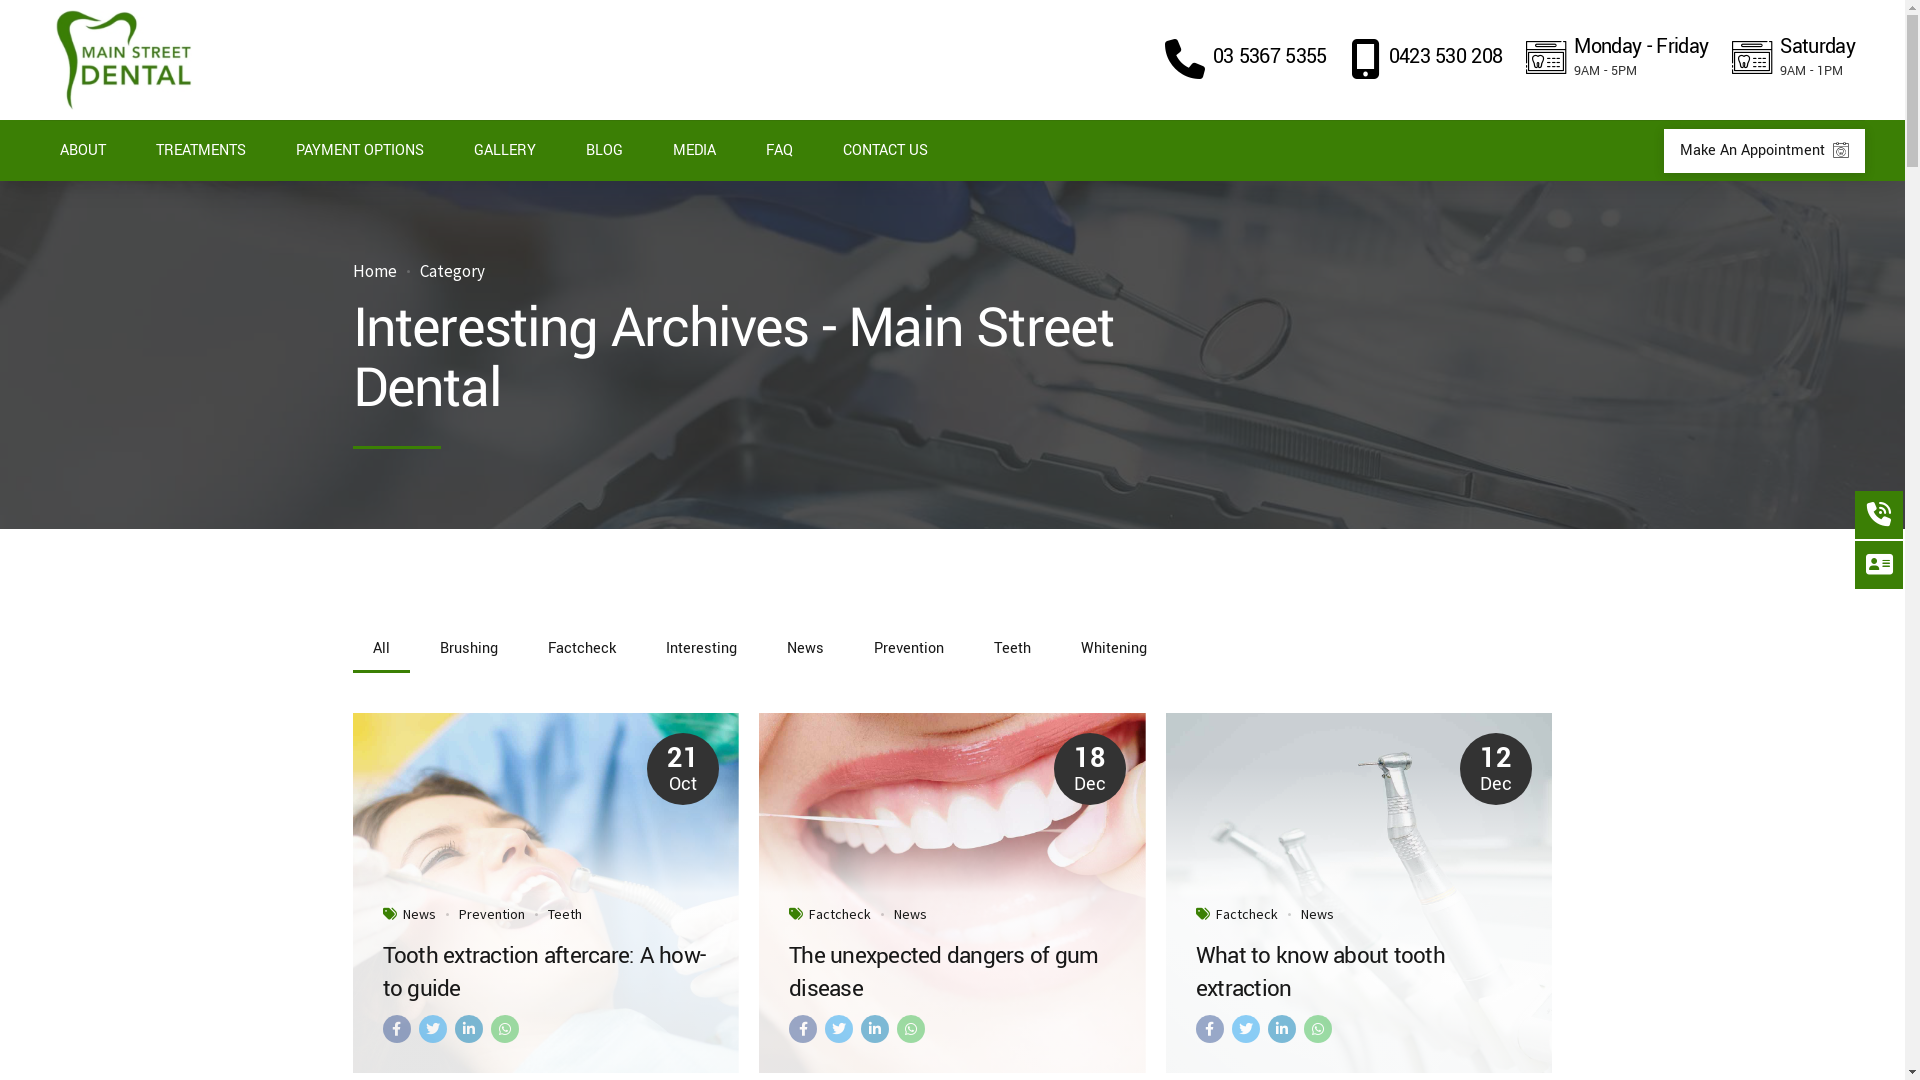 The height and width of the screenshot is (1080, 1920). I want to click on 'PAYMENT OPTIONS', so click(360, 149).